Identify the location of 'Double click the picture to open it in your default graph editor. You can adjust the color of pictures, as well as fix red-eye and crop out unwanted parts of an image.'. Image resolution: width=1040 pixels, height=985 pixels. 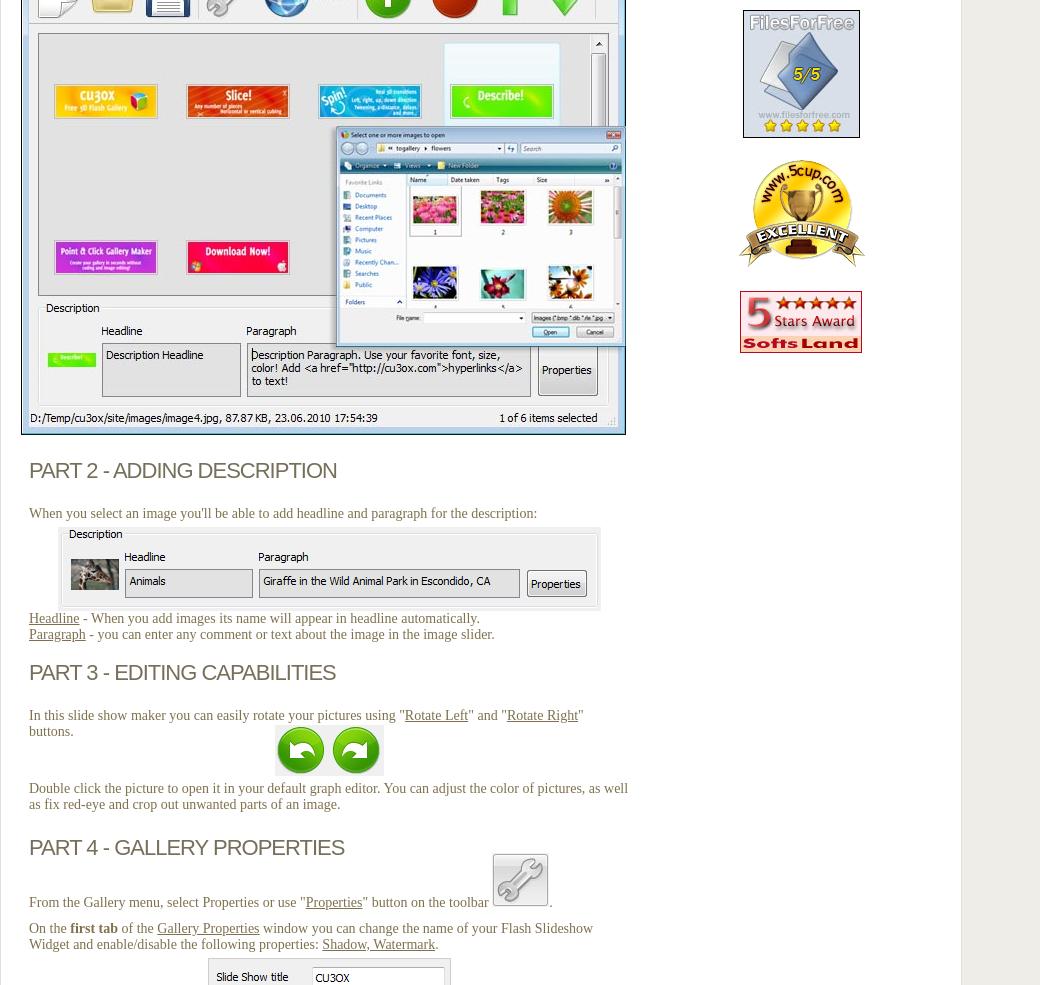
(28, 795).